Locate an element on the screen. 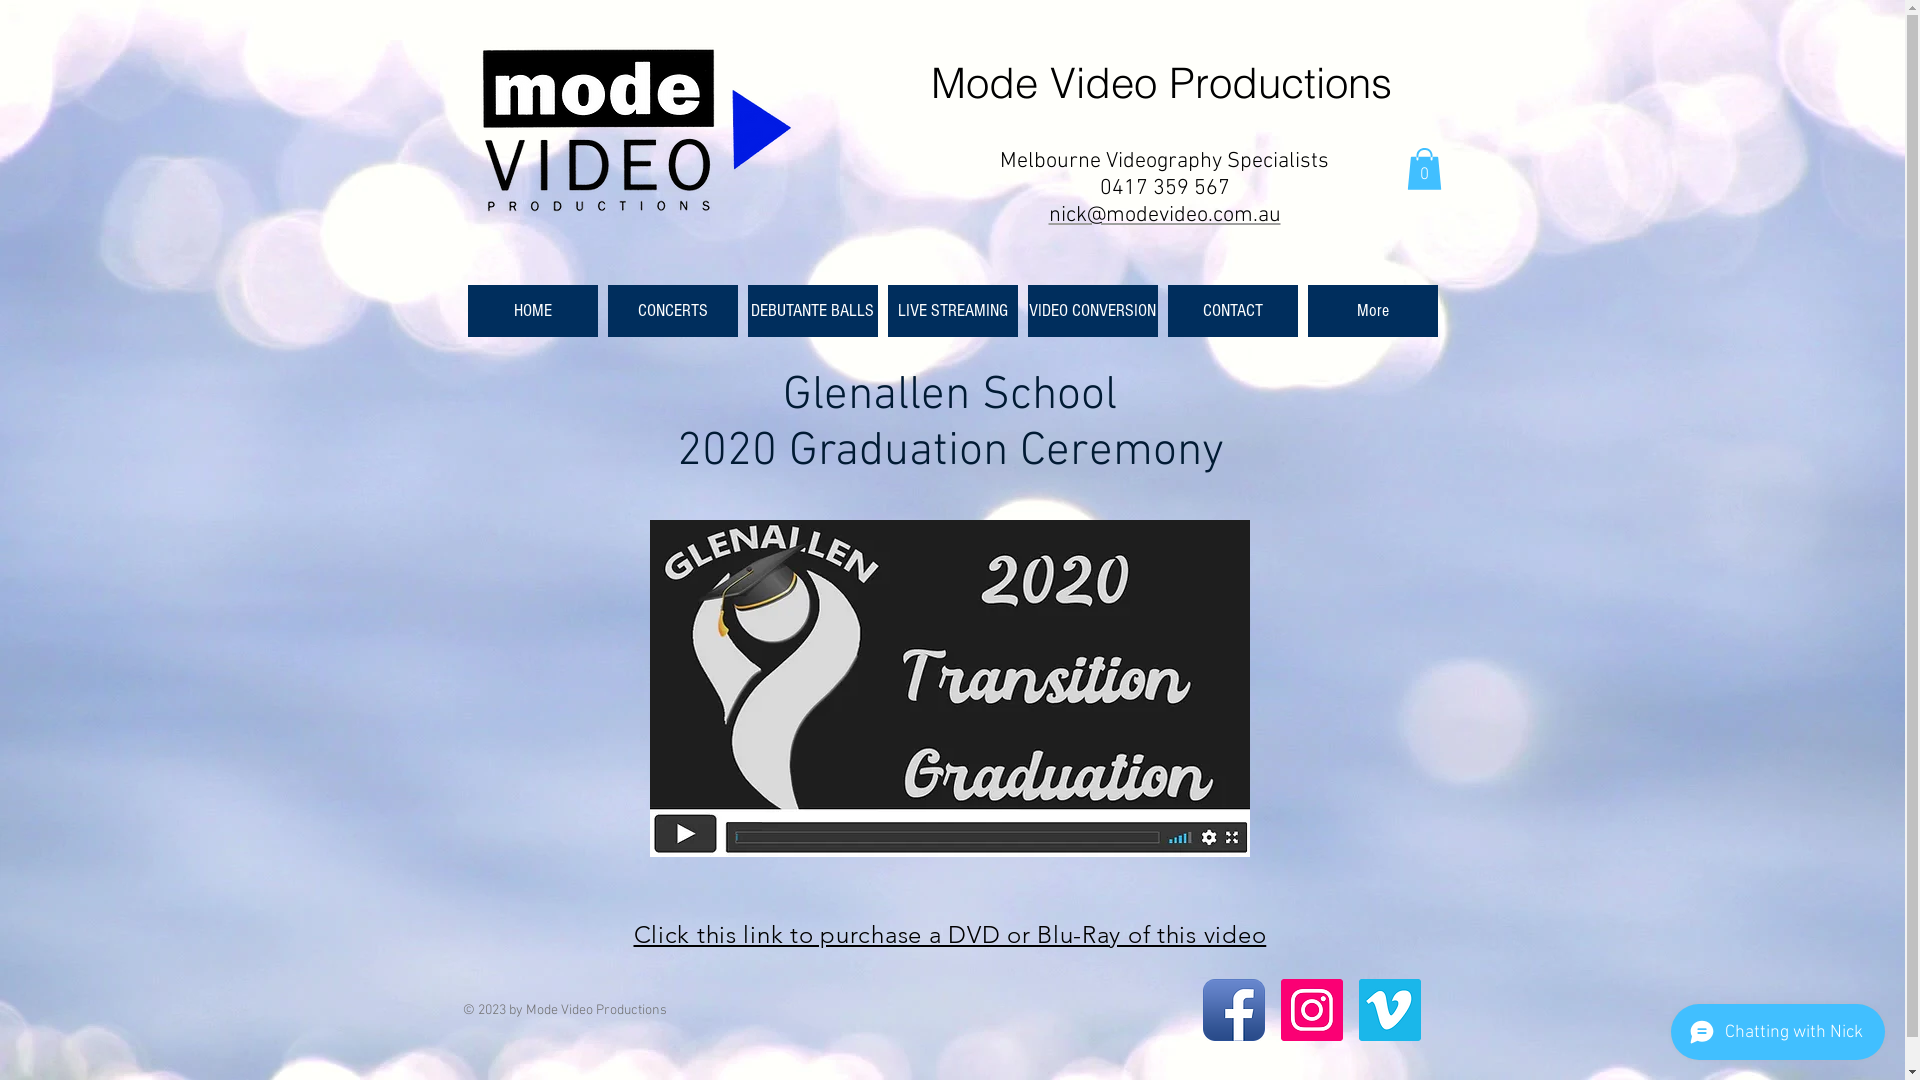 This screenshot has height=1080, width=1920. 'DEBUTANTE BALLS' is located at coordinates (747, 311).